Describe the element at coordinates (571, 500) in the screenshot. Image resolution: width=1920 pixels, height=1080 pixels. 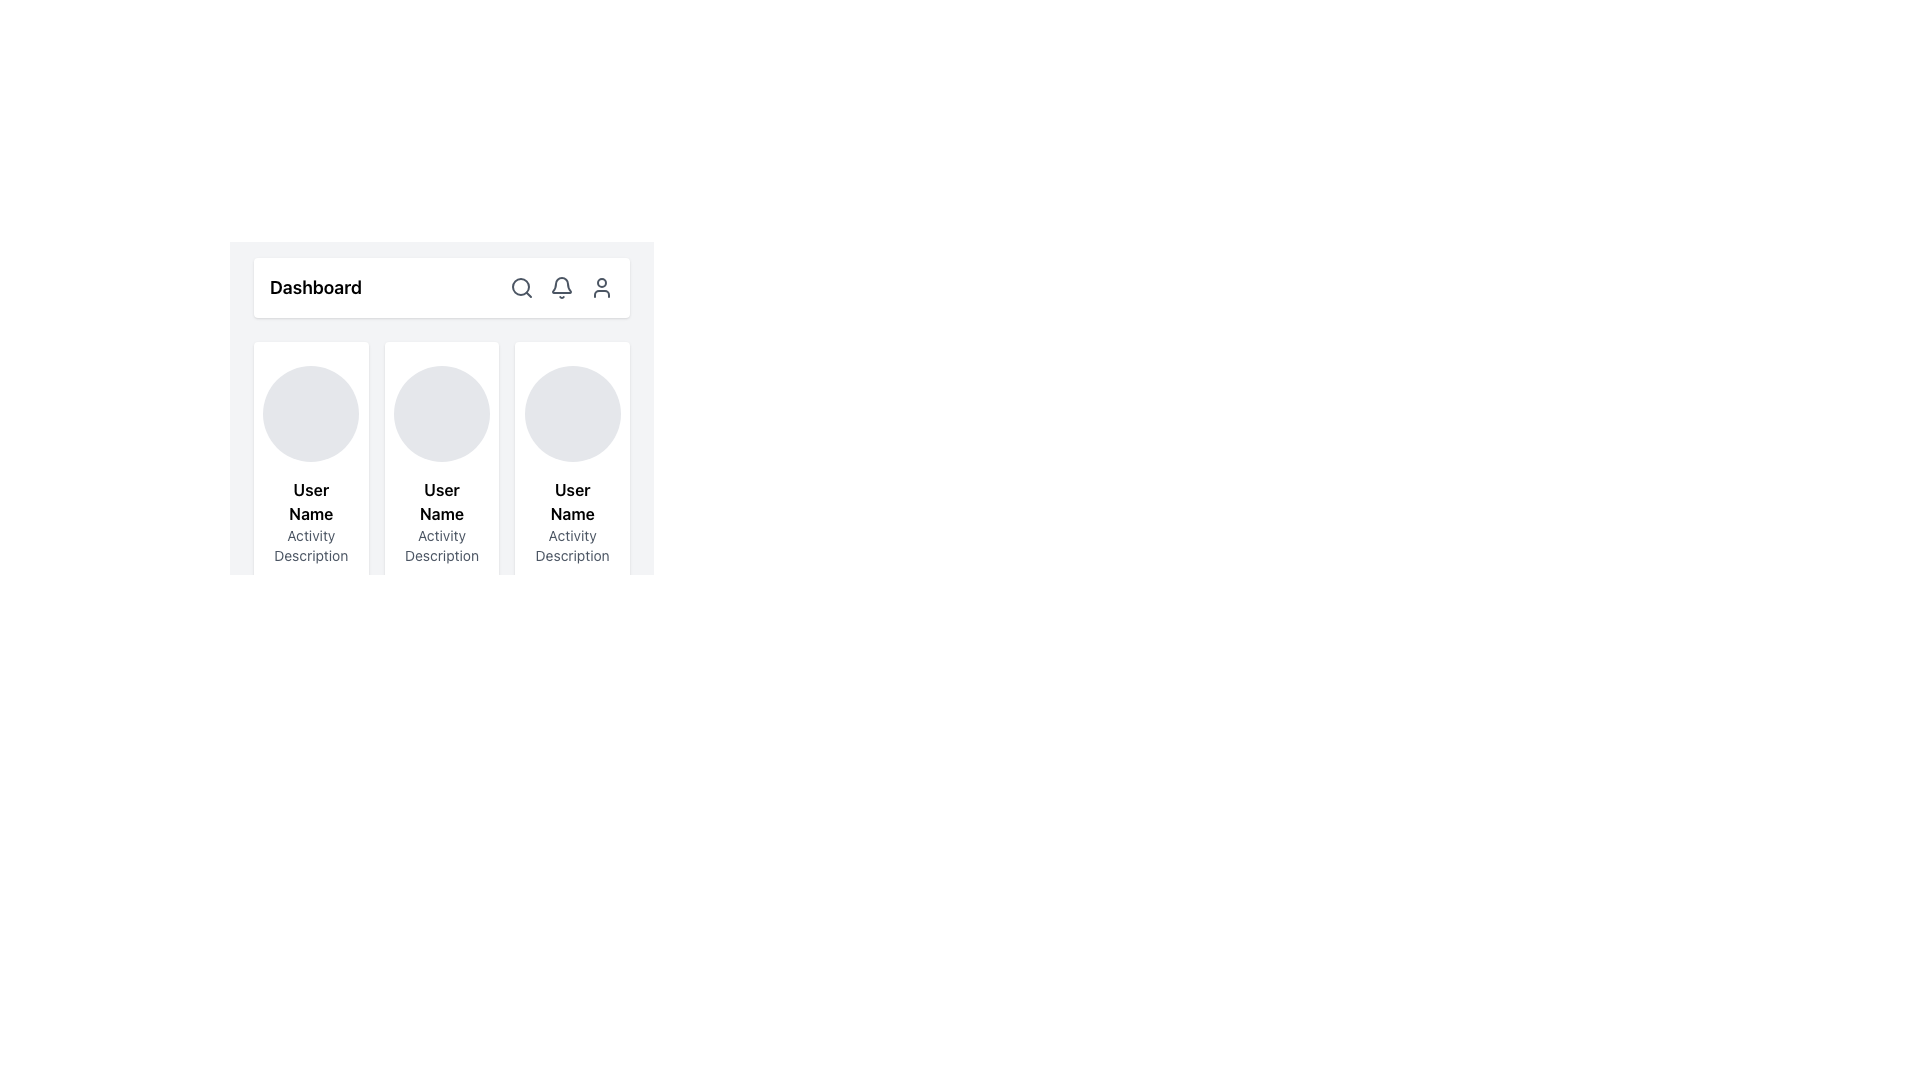
I see `text content of the 'User Name' label located in the third card of a horizontal series, positioned above the 'Activity Description' text` at that location.